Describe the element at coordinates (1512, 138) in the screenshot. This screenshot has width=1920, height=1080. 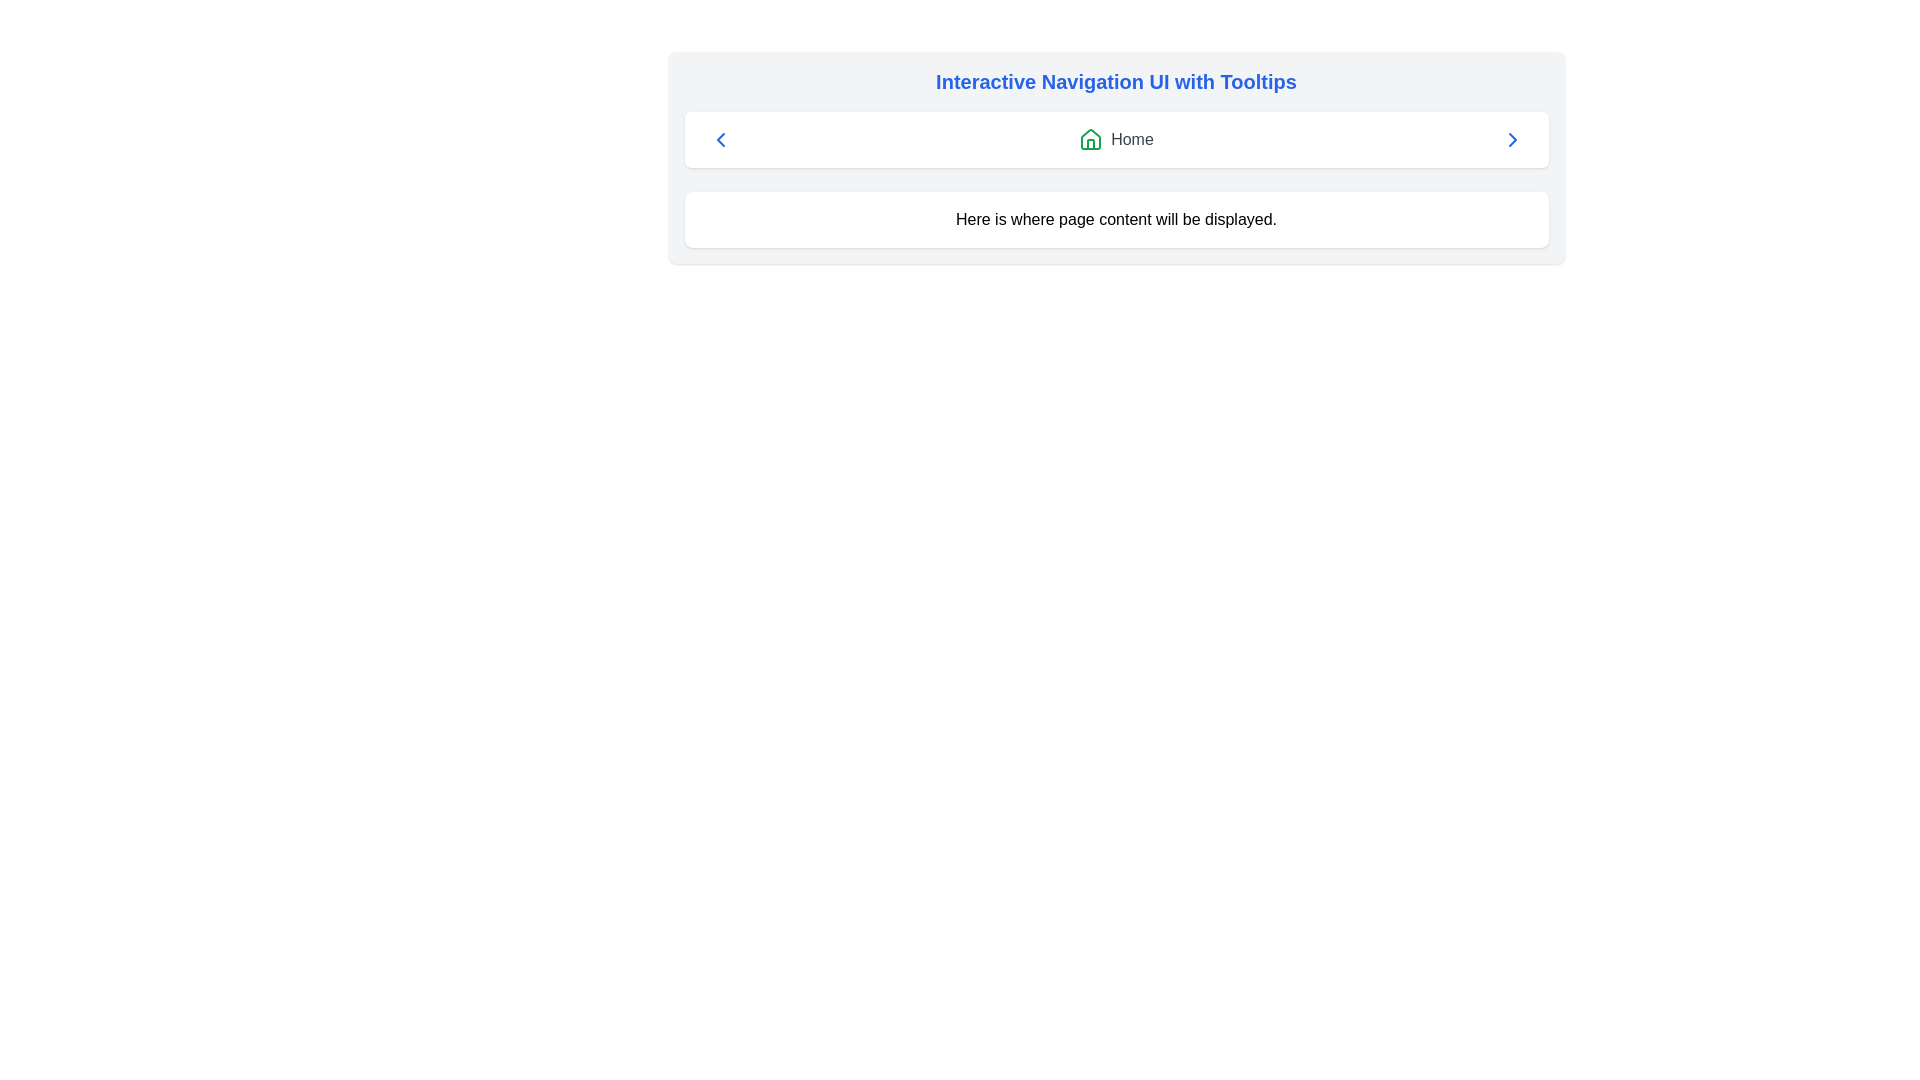
I see `the keyboard navigation on the right-pointing blue chevron icon button located on the far right side of the navigation panel` at that location.